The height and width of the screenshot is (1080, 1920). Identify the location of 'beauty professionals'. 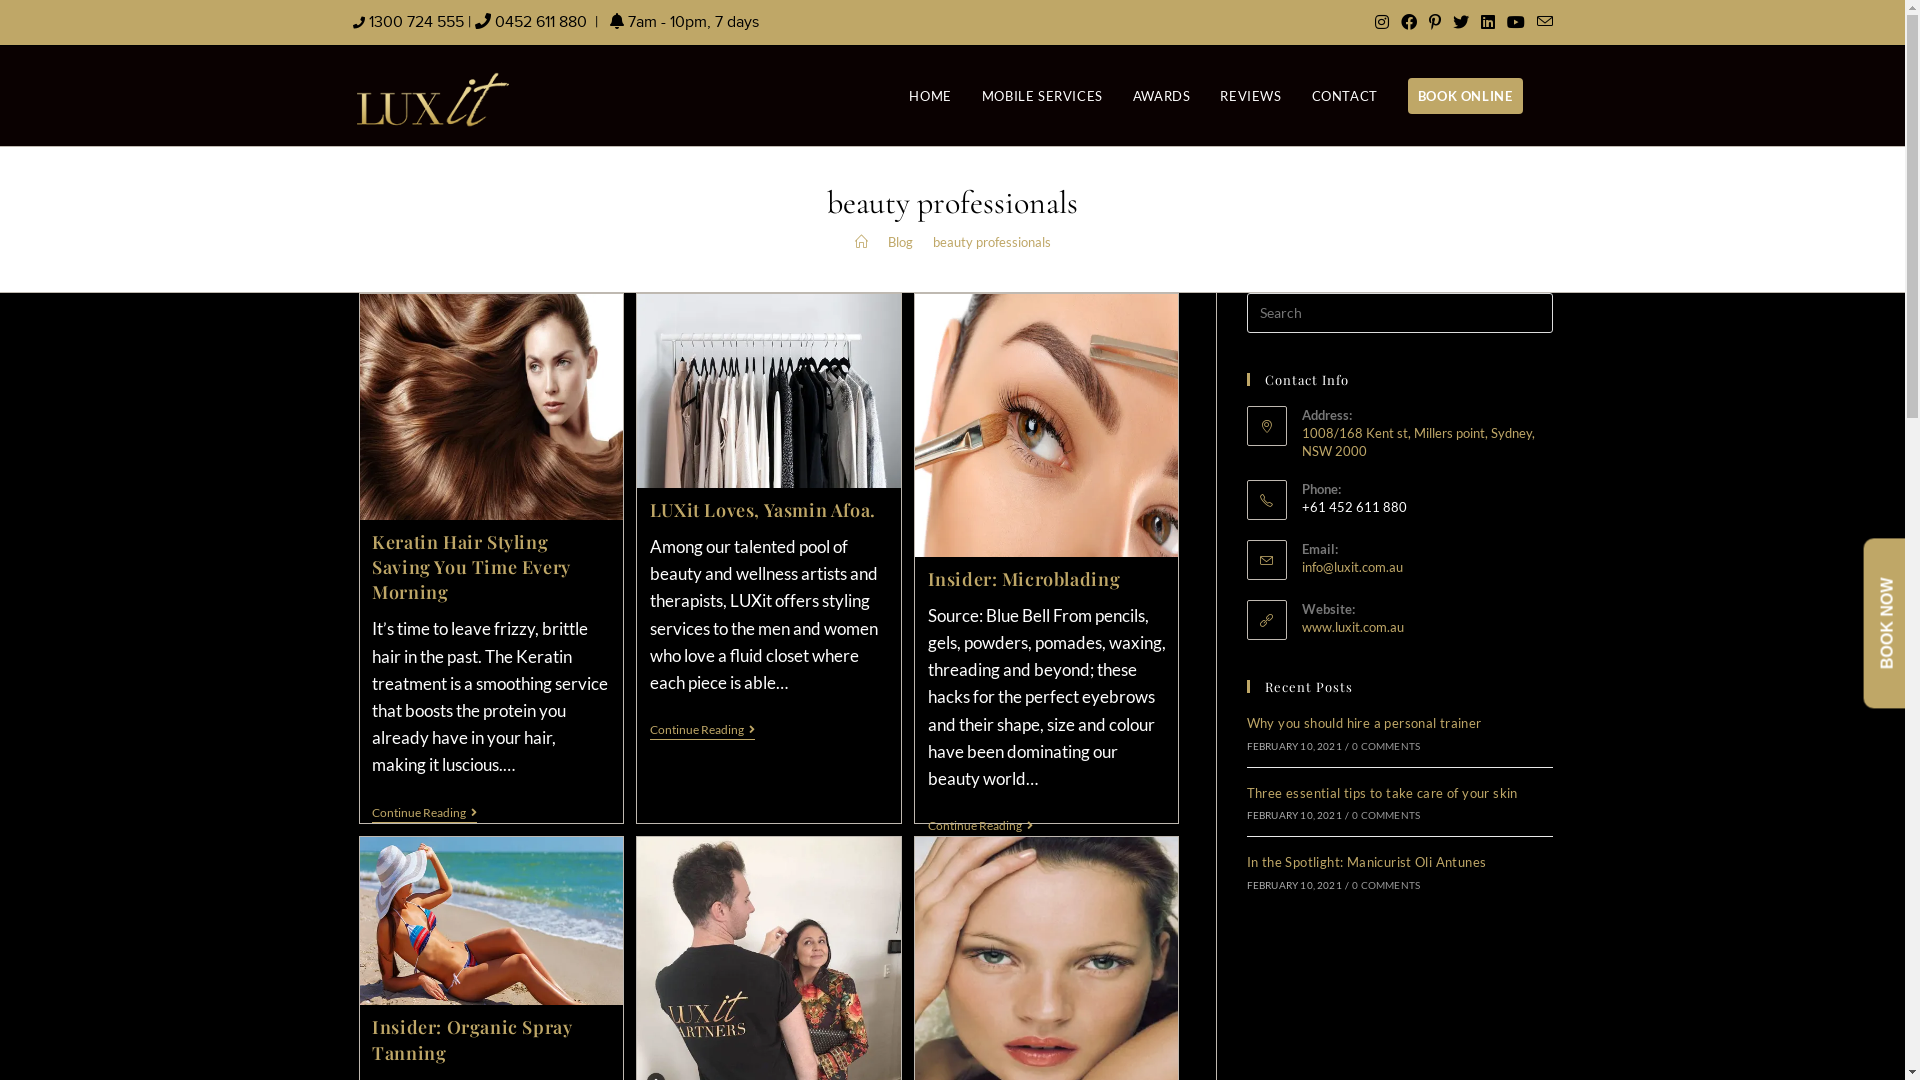
(990, 241).